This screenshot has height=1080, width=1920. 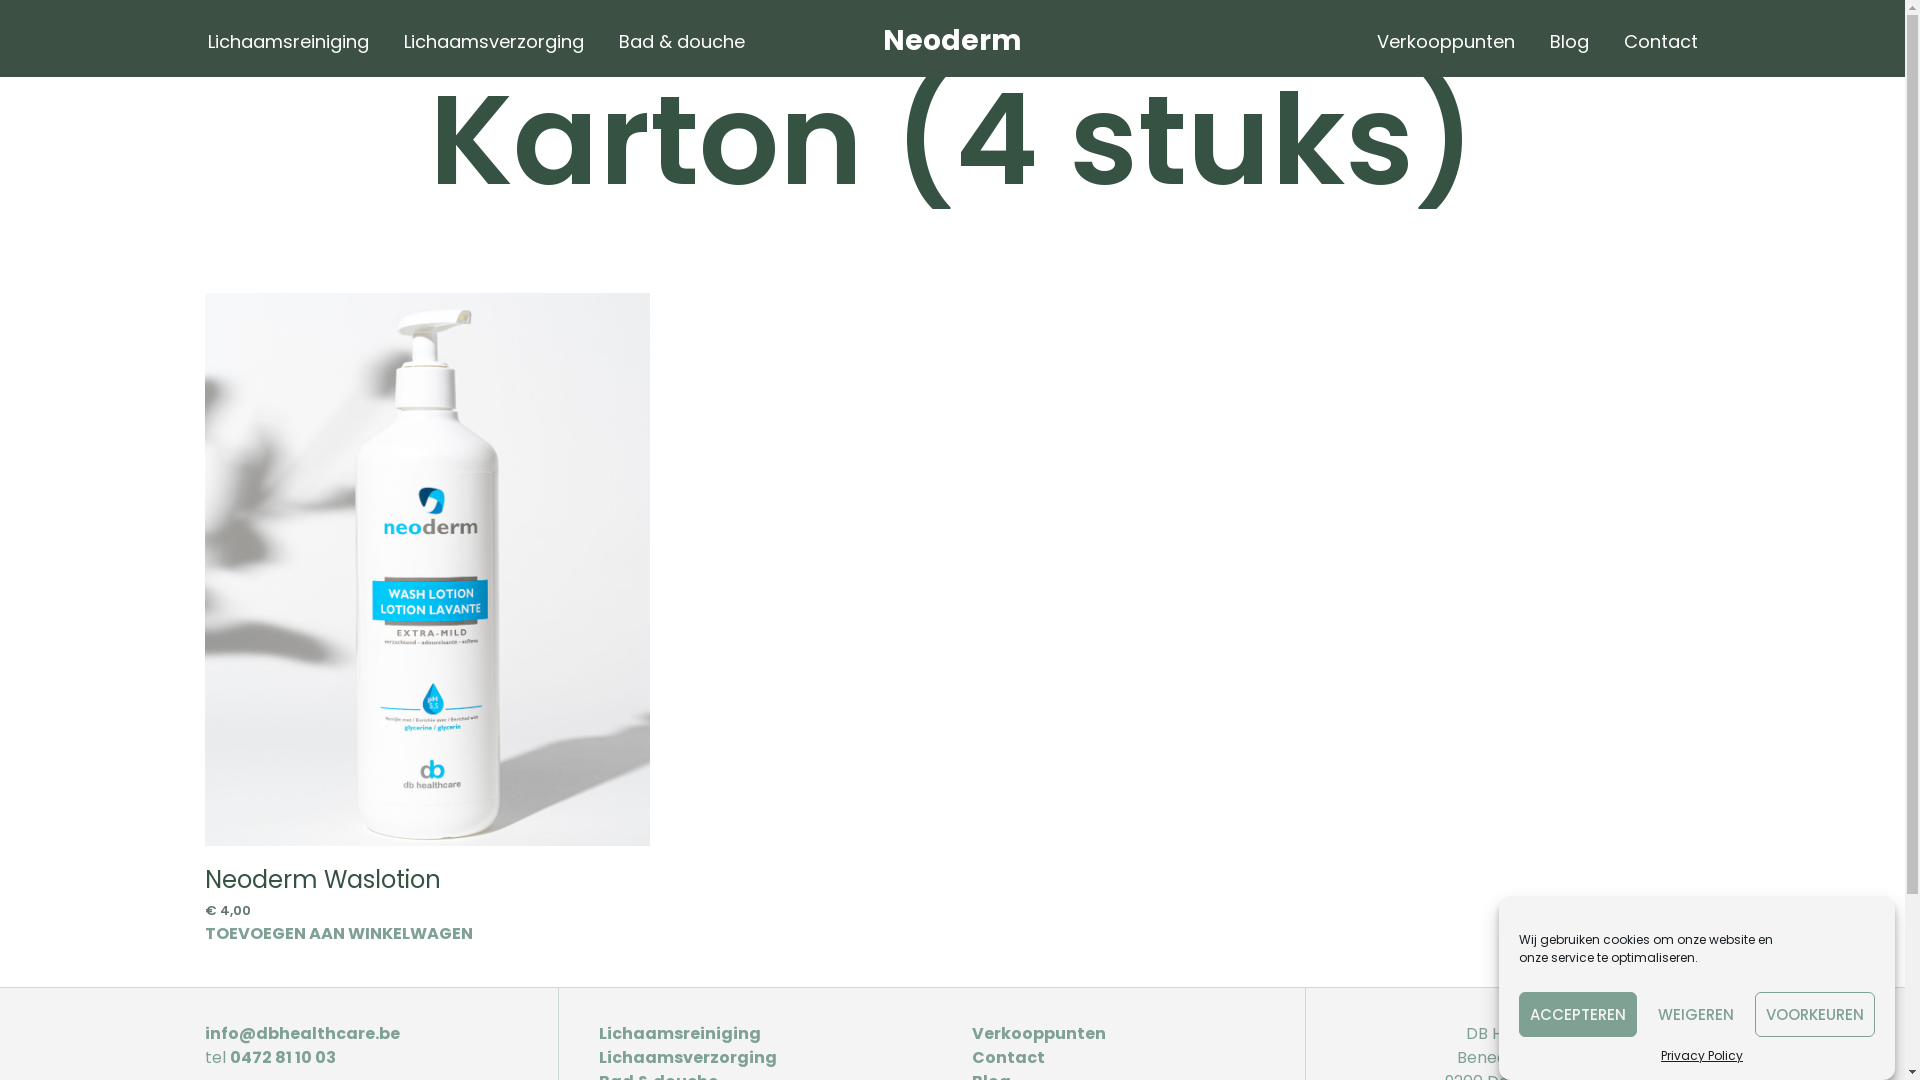 I want to click on 'Neoderm', so click(x=951, y=40).